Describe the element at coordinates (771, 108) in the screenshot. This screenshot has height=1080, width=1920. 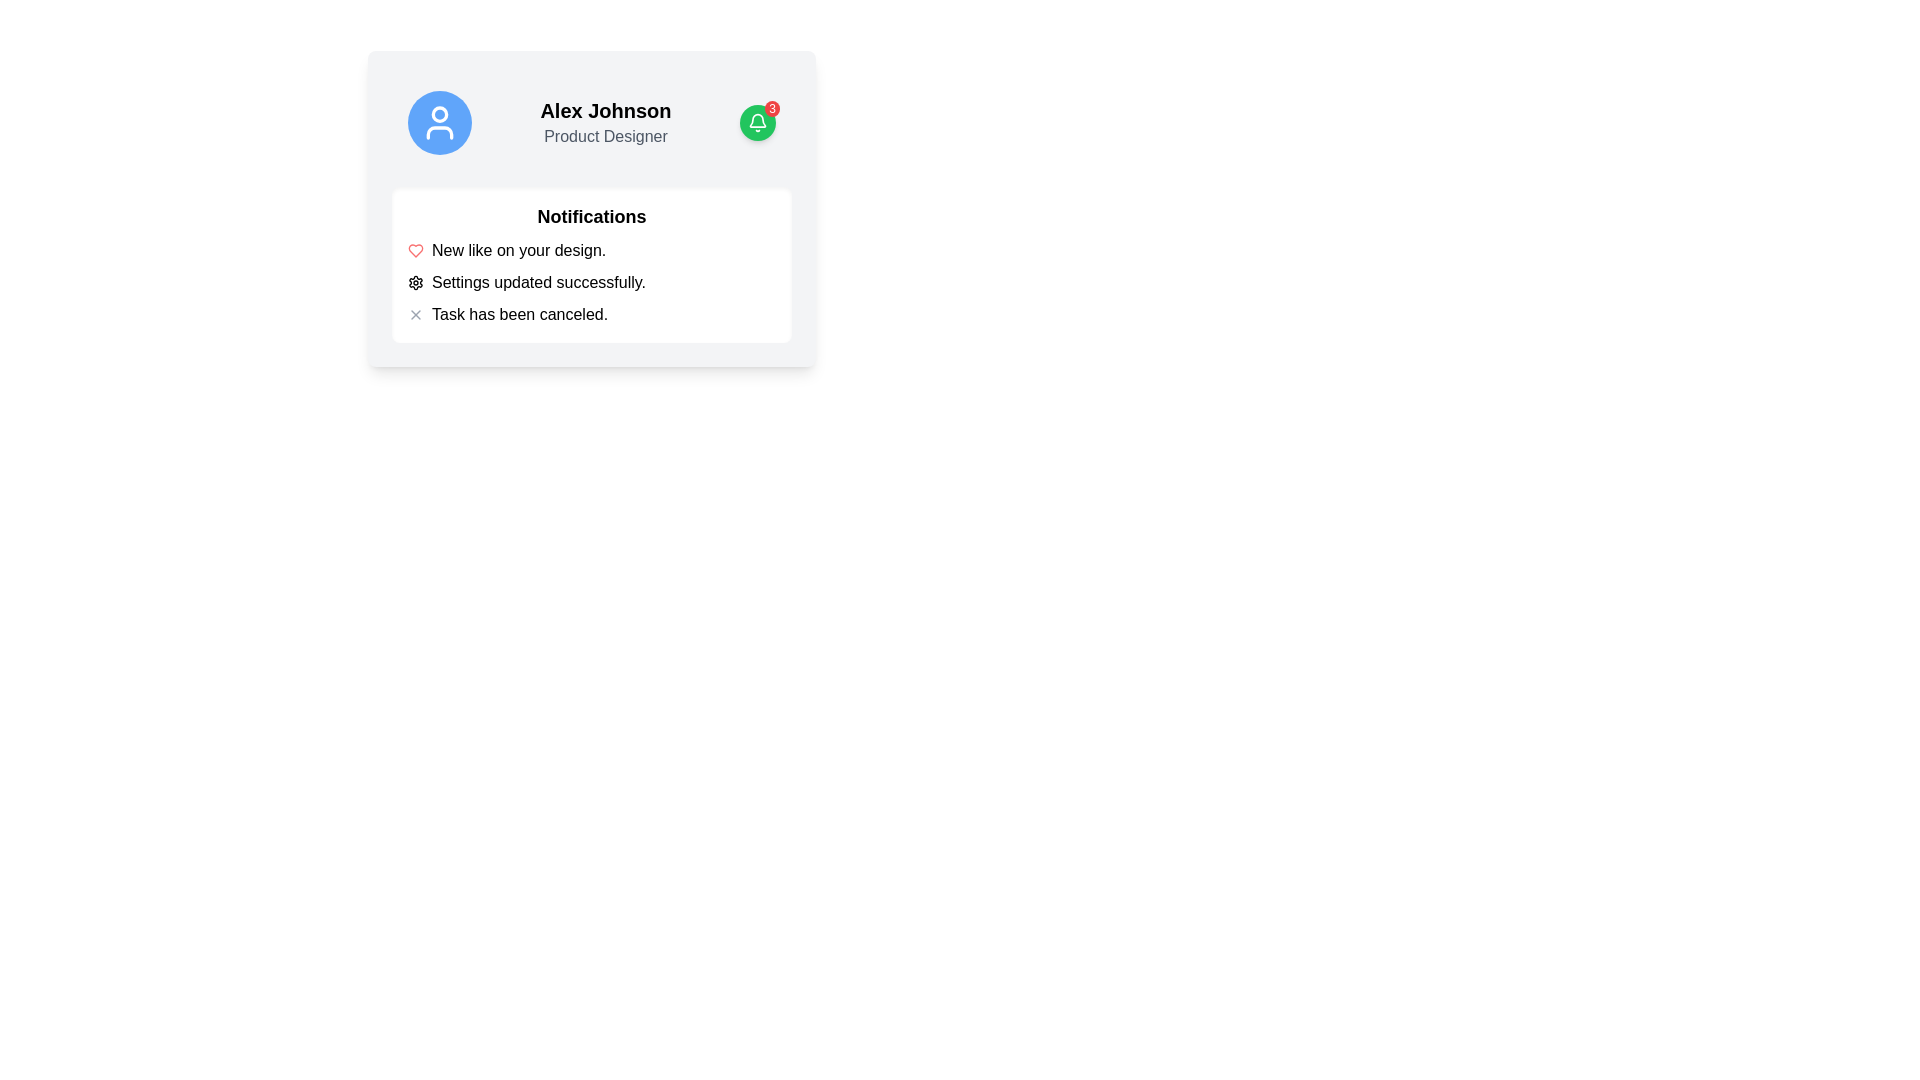
I see `notification count displayed on the red circular badge showing the number '3', which is positioned at the top-right corner of the green bell icon button` at that location.